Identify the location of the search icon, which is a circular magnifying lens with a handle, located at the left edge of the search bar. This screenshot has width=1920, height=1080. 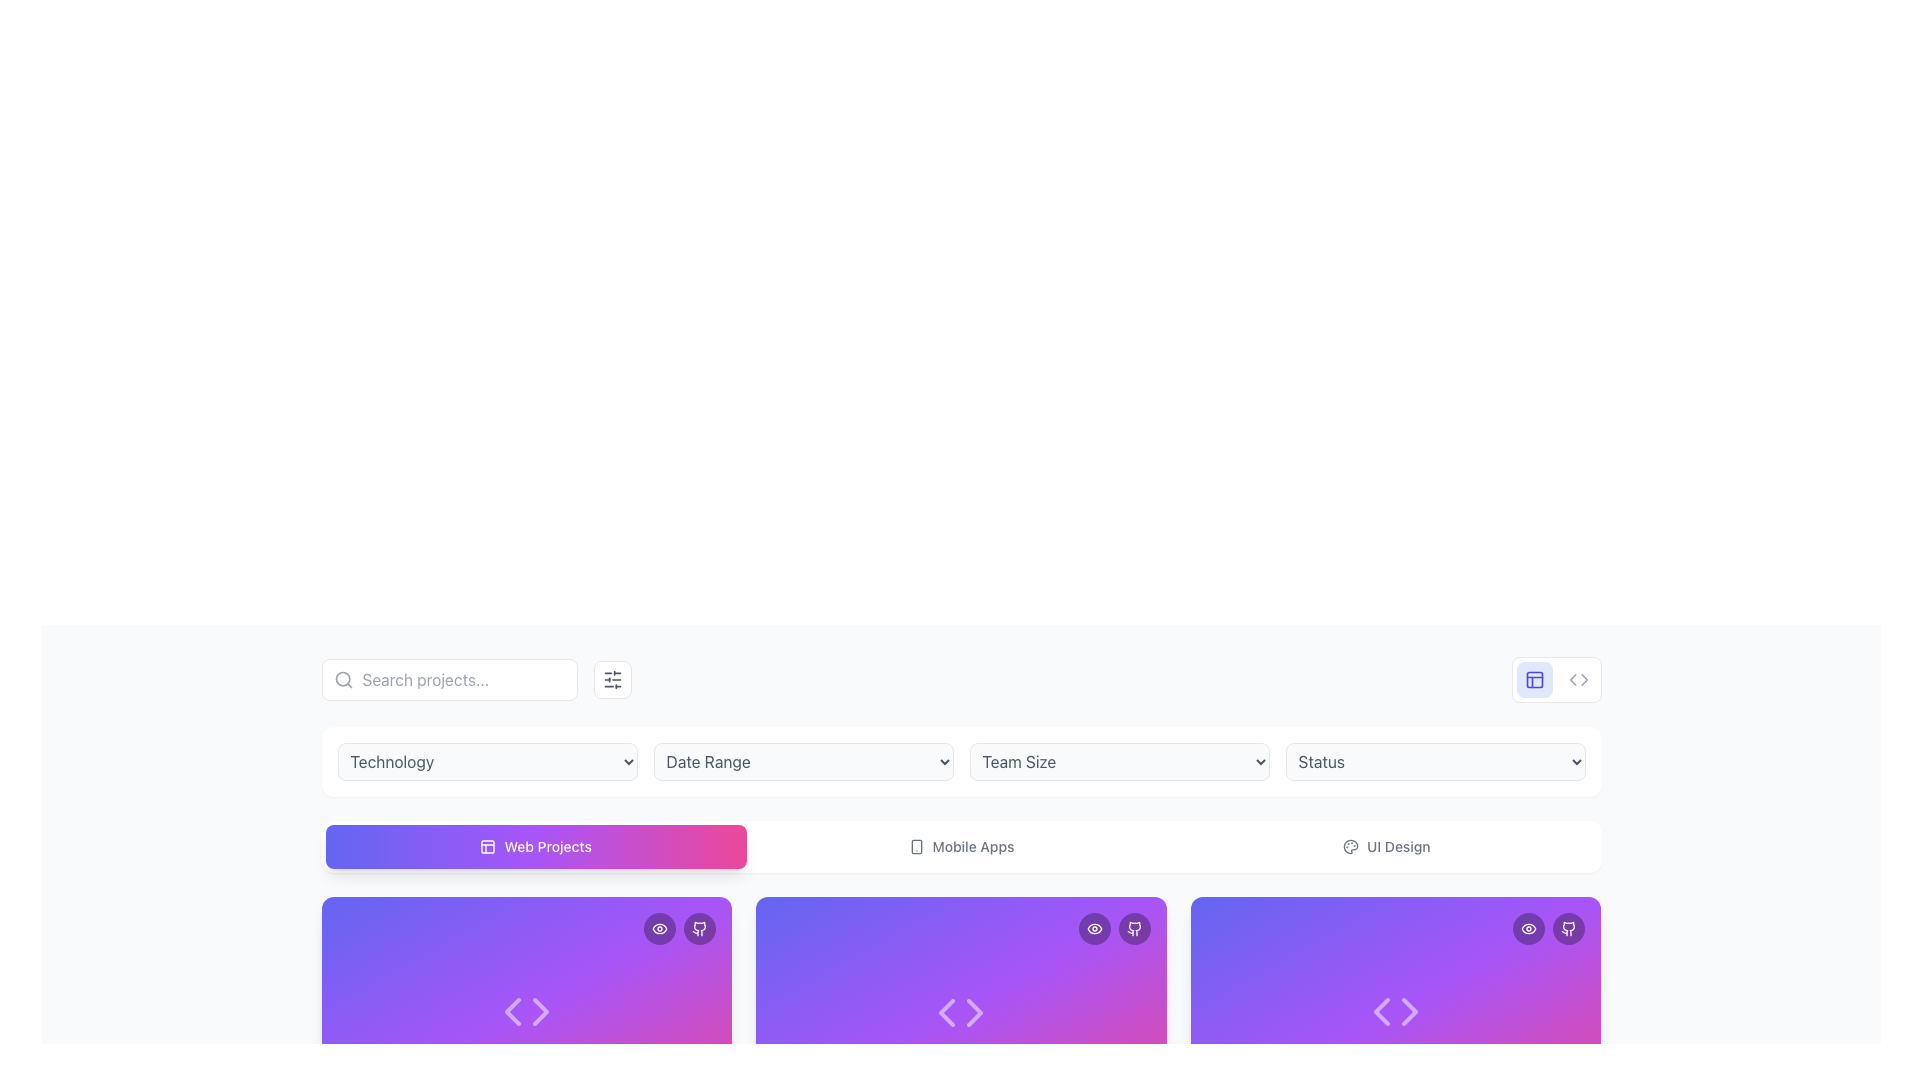
(343, 678).